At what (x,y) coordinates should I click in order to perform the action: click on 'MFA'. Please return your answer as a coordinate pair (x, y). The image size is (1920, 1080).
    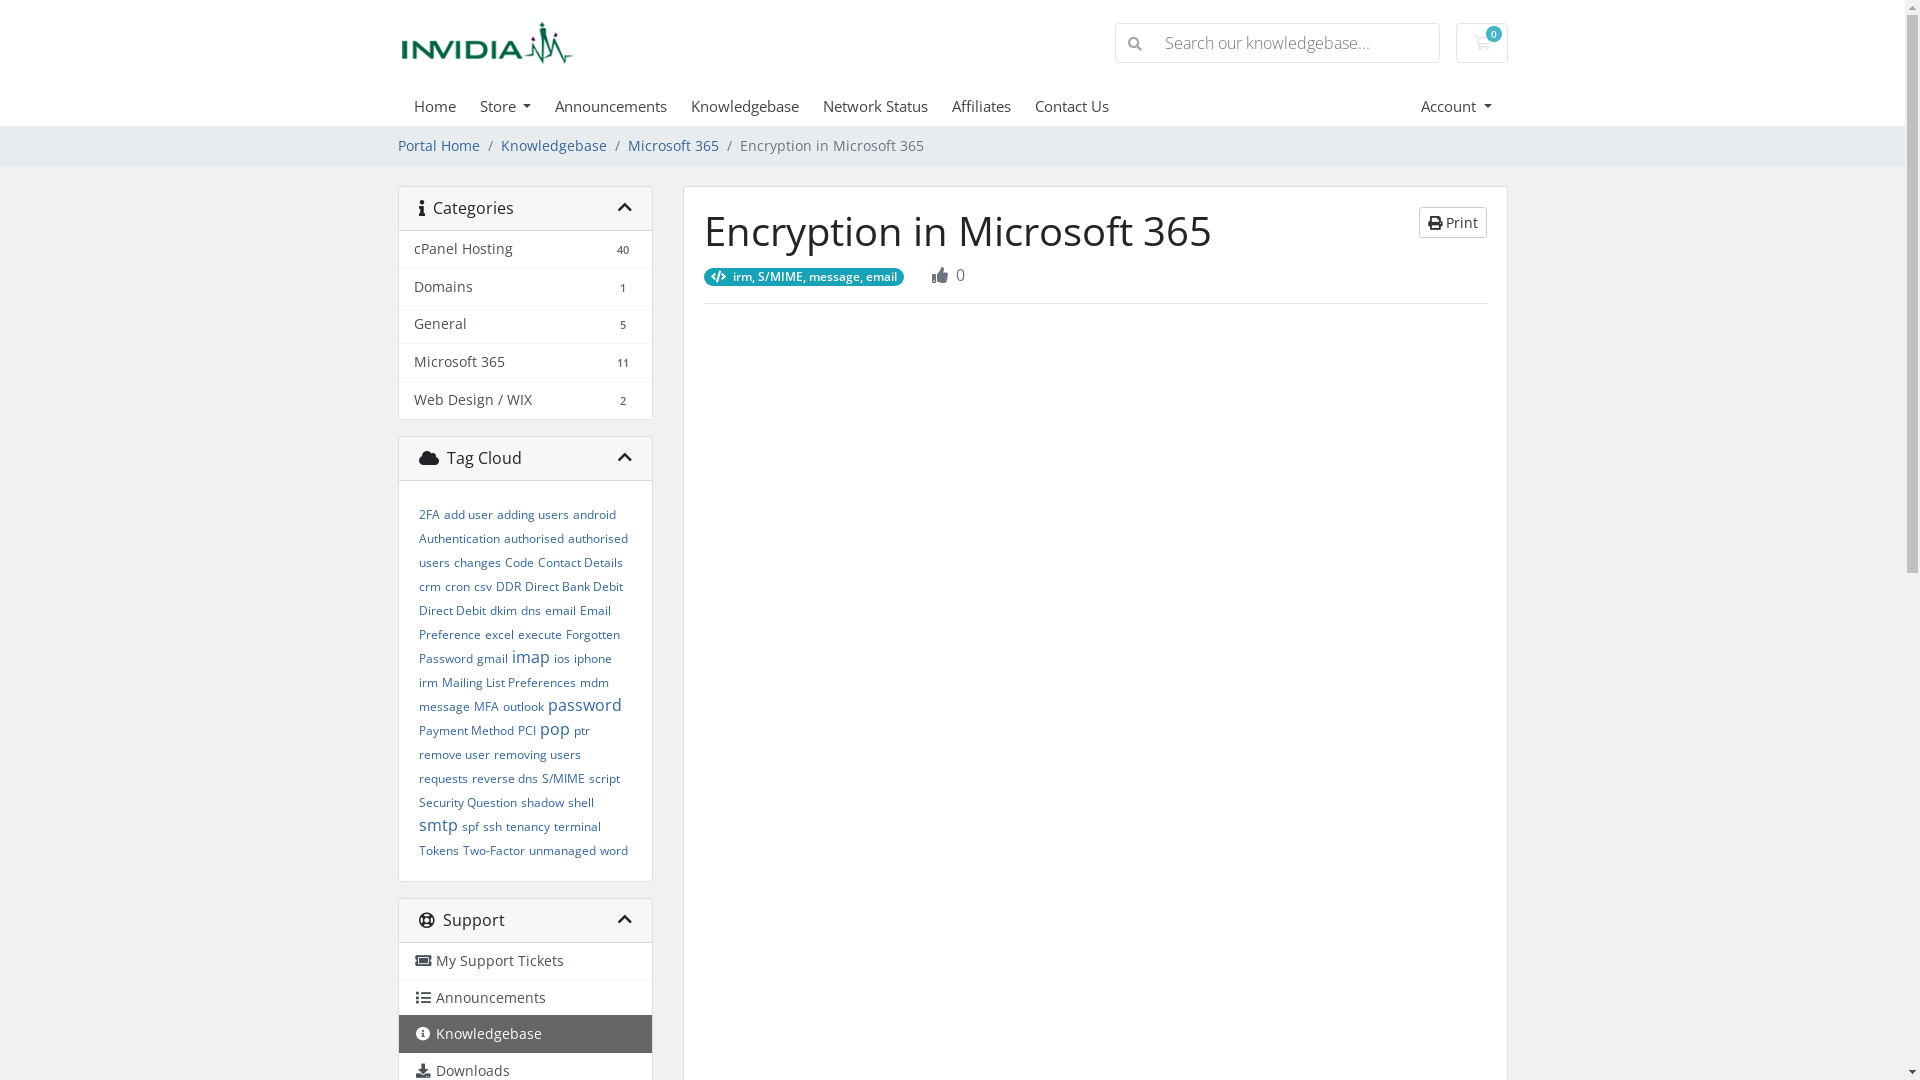
    Looking at the image, I should click on (486, 705).